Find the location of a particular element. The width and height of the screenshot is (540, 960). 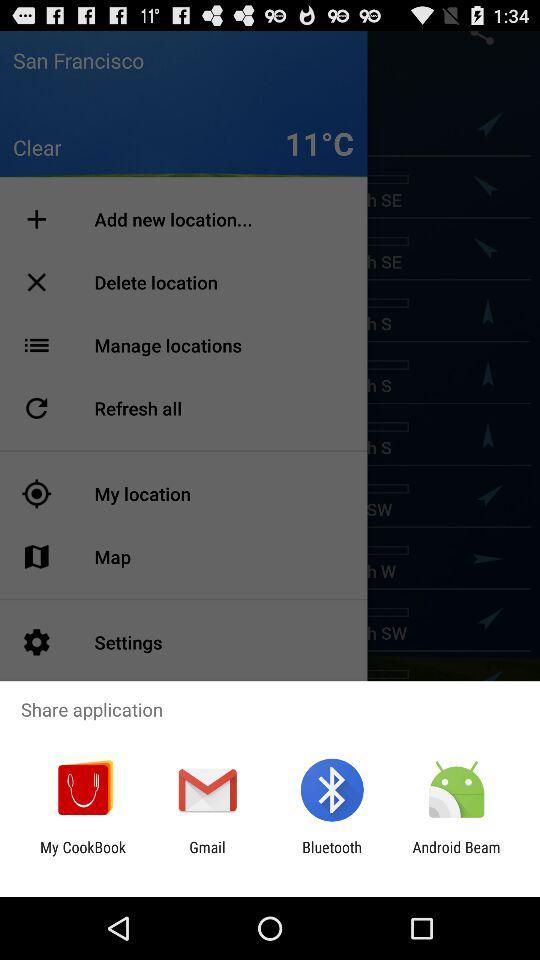

the my cookbook is located at coordinates (82, 855).